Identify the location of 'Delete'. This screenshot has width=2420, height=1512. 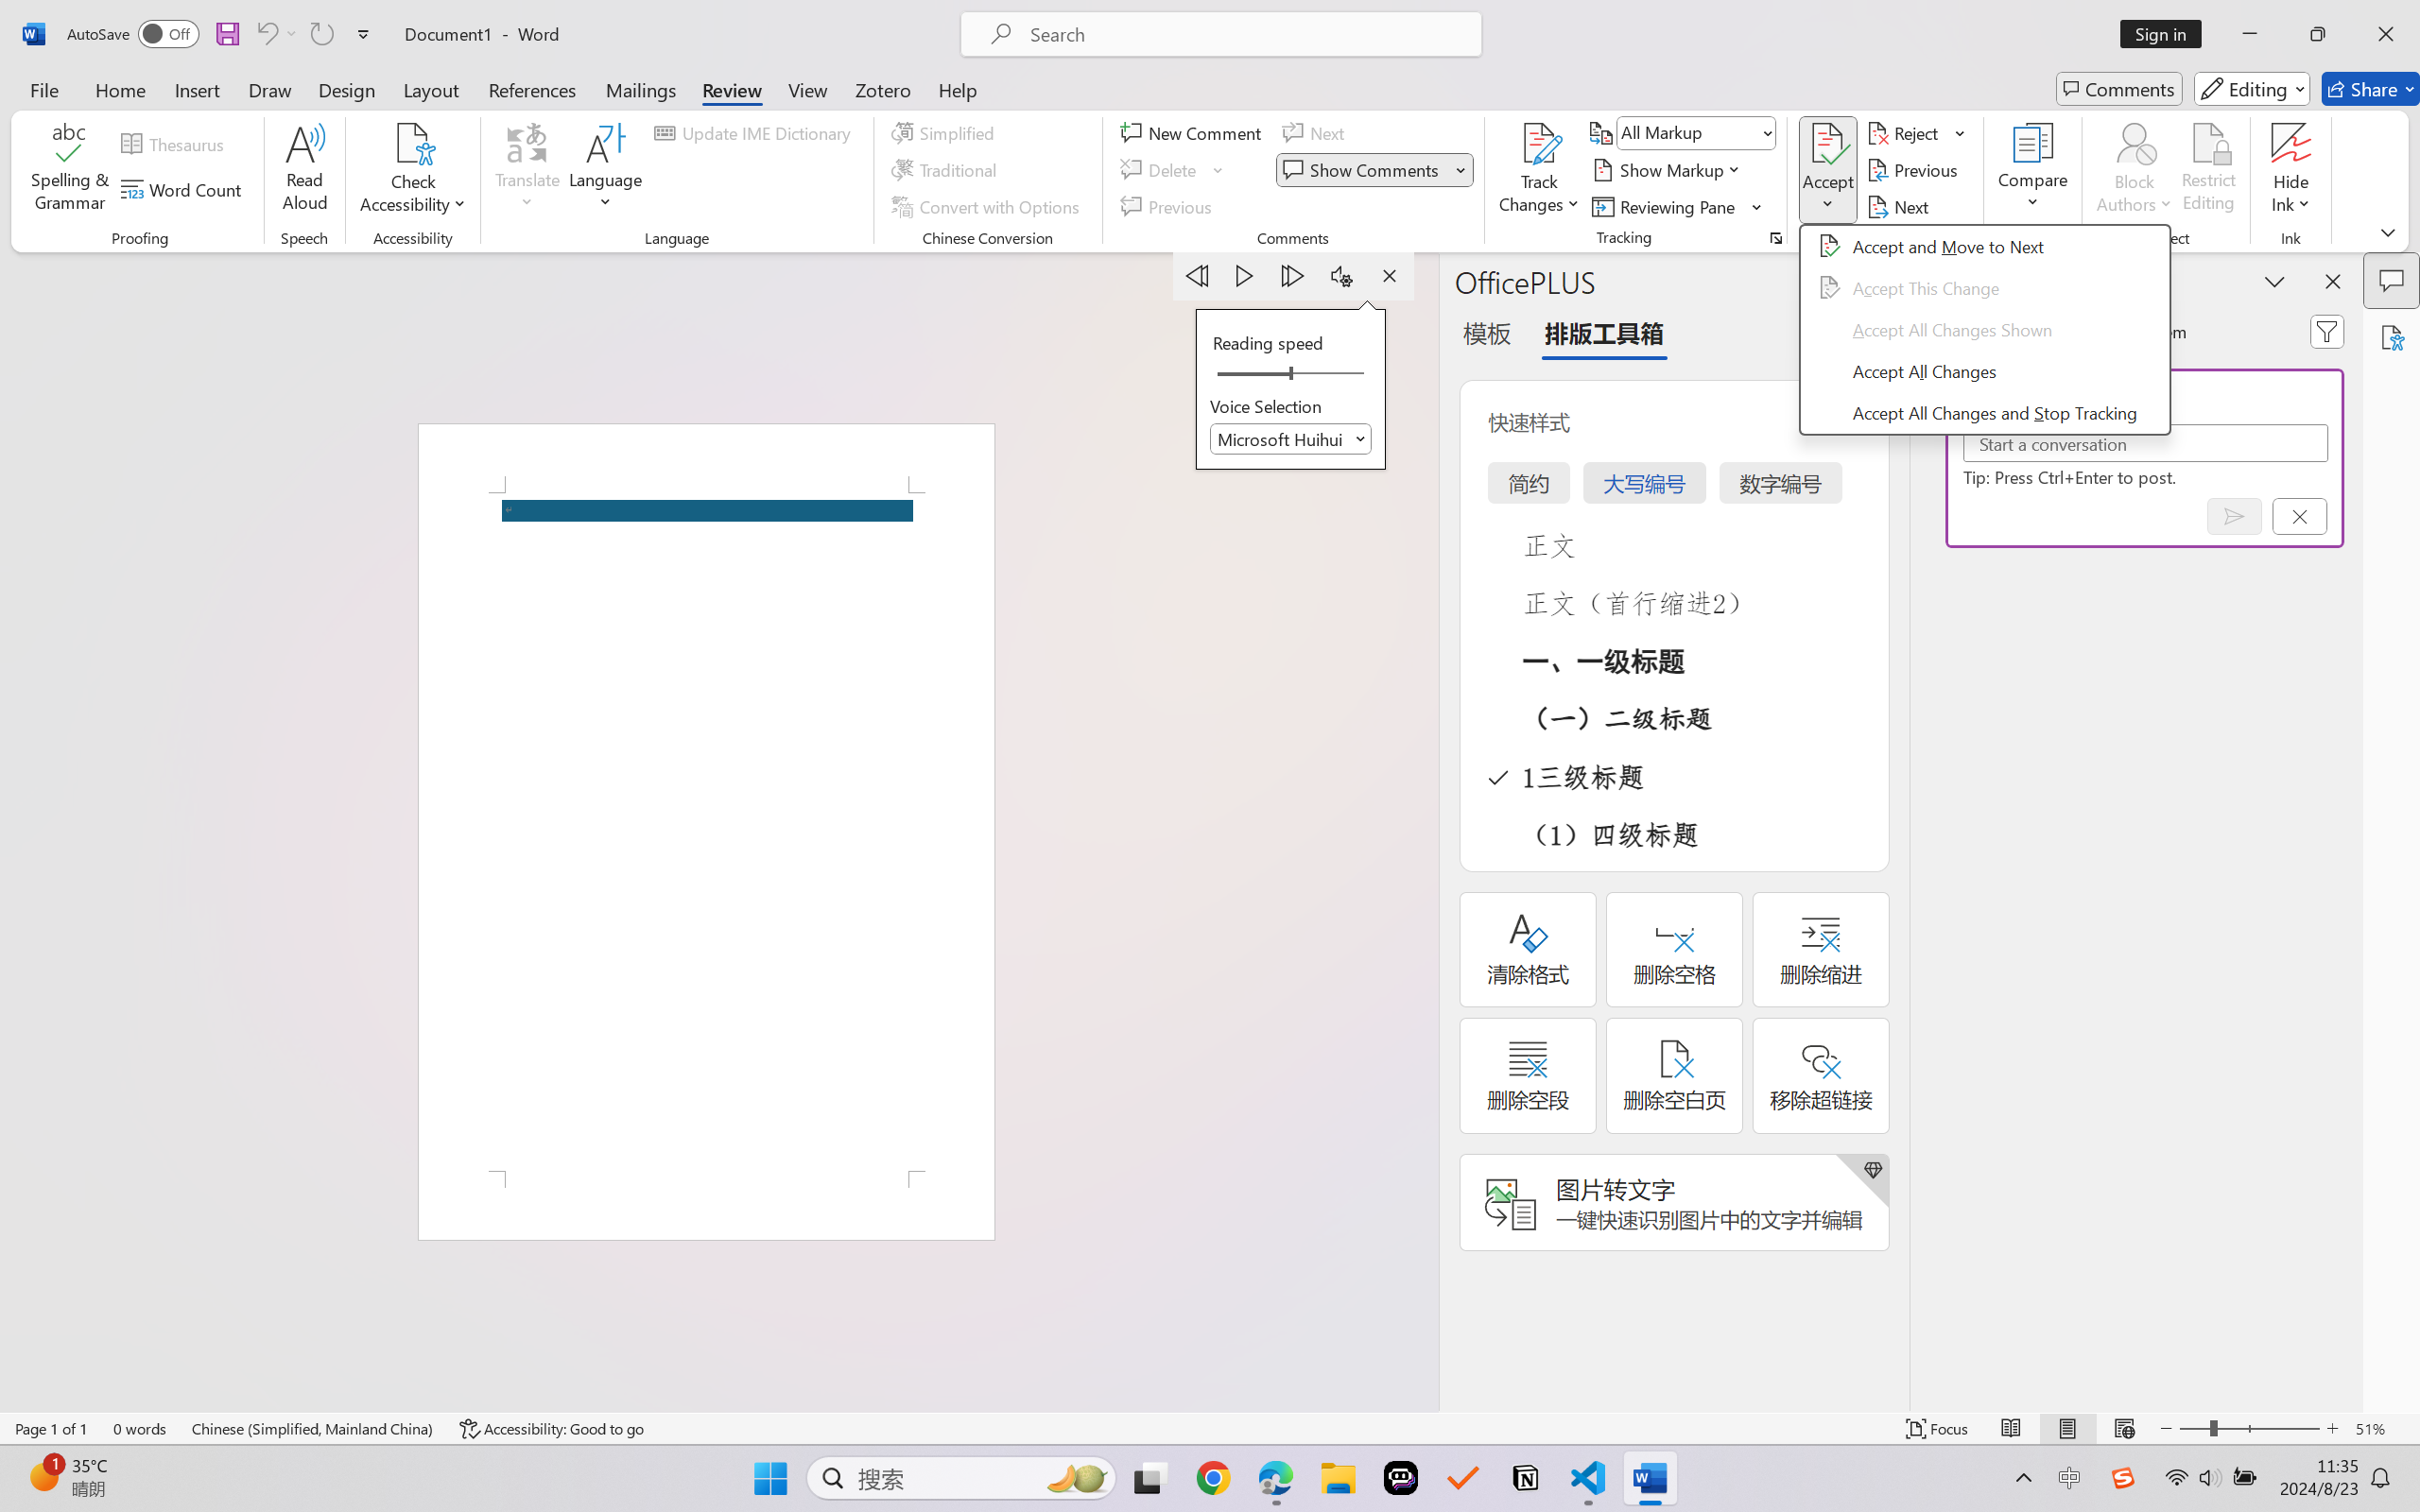
(1161, 170).